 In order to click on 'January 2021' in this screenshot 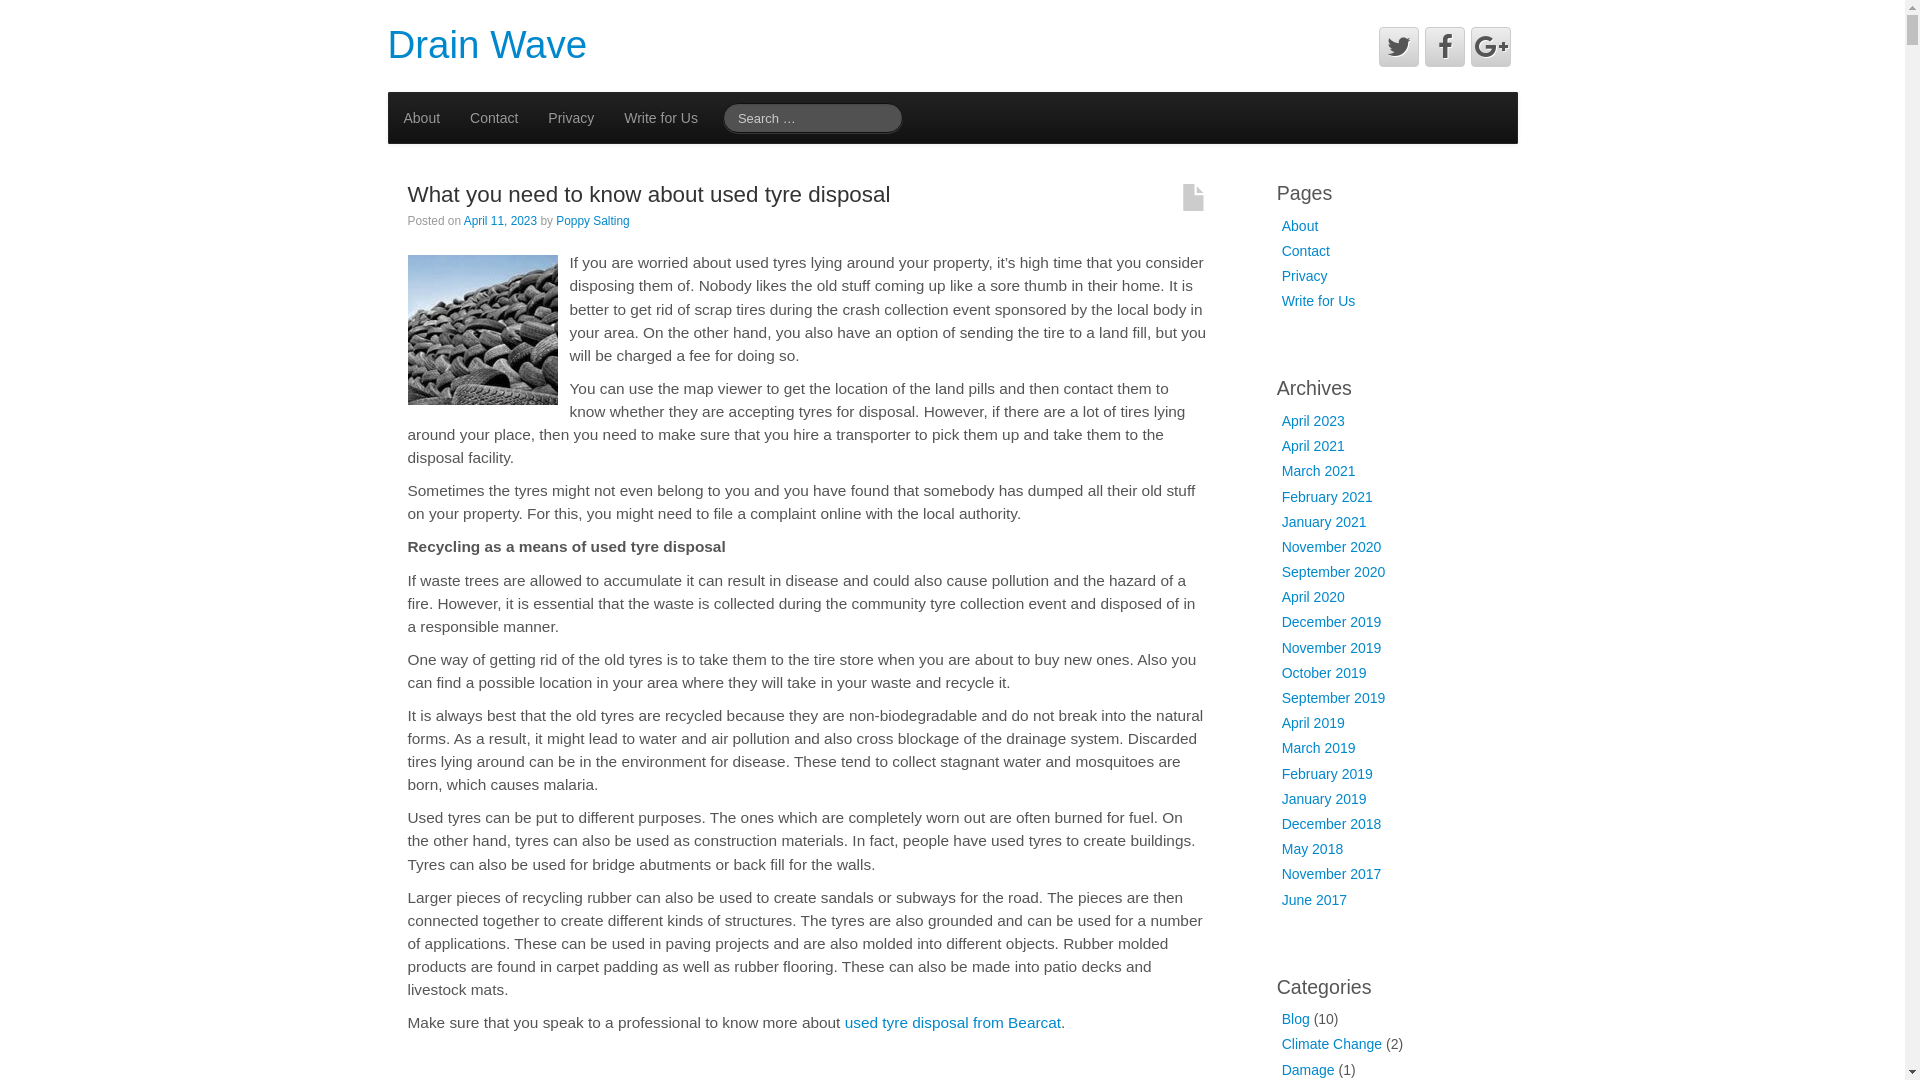, I will do `click(1324, 520)`.